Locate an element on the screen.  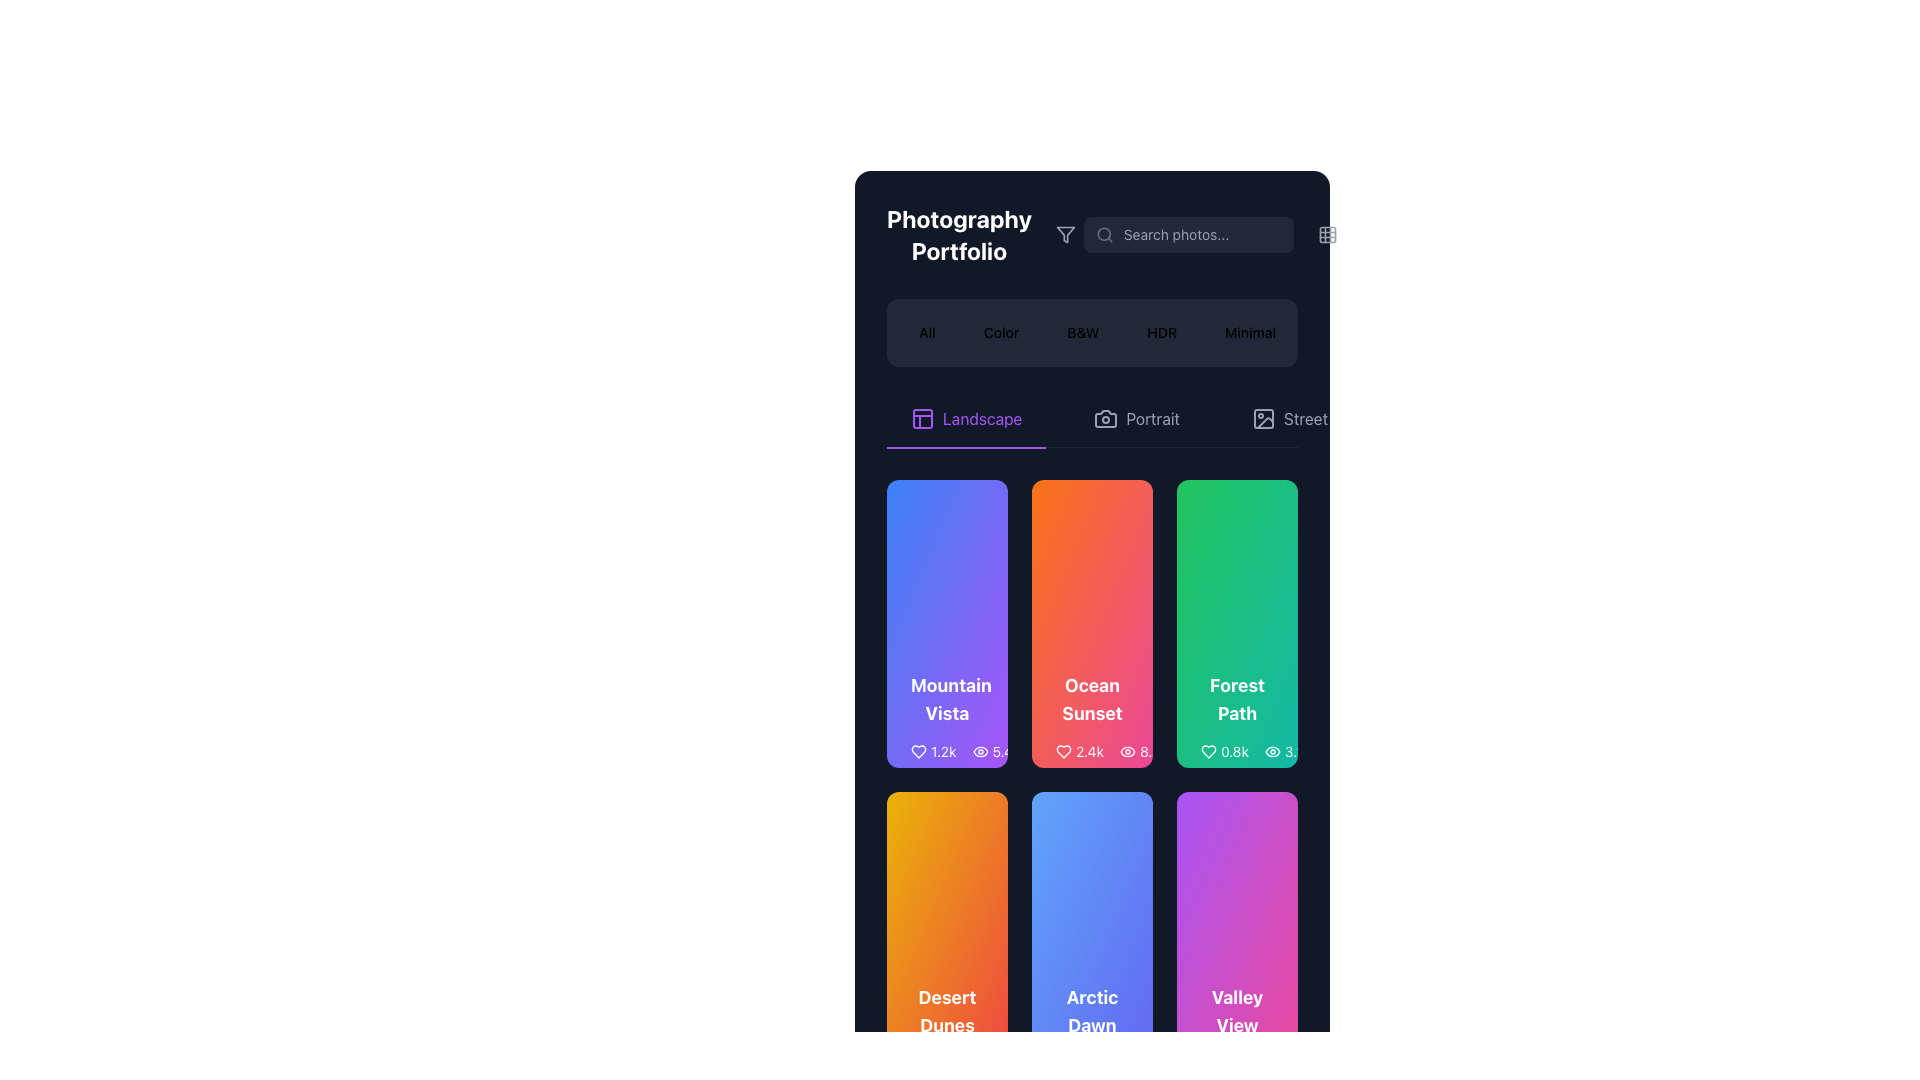
the 'Minimal' button, which is the last button in a horizontal row of five buttons, featuring a dark background and medium-sized text is located at coordinates (1249, 331).